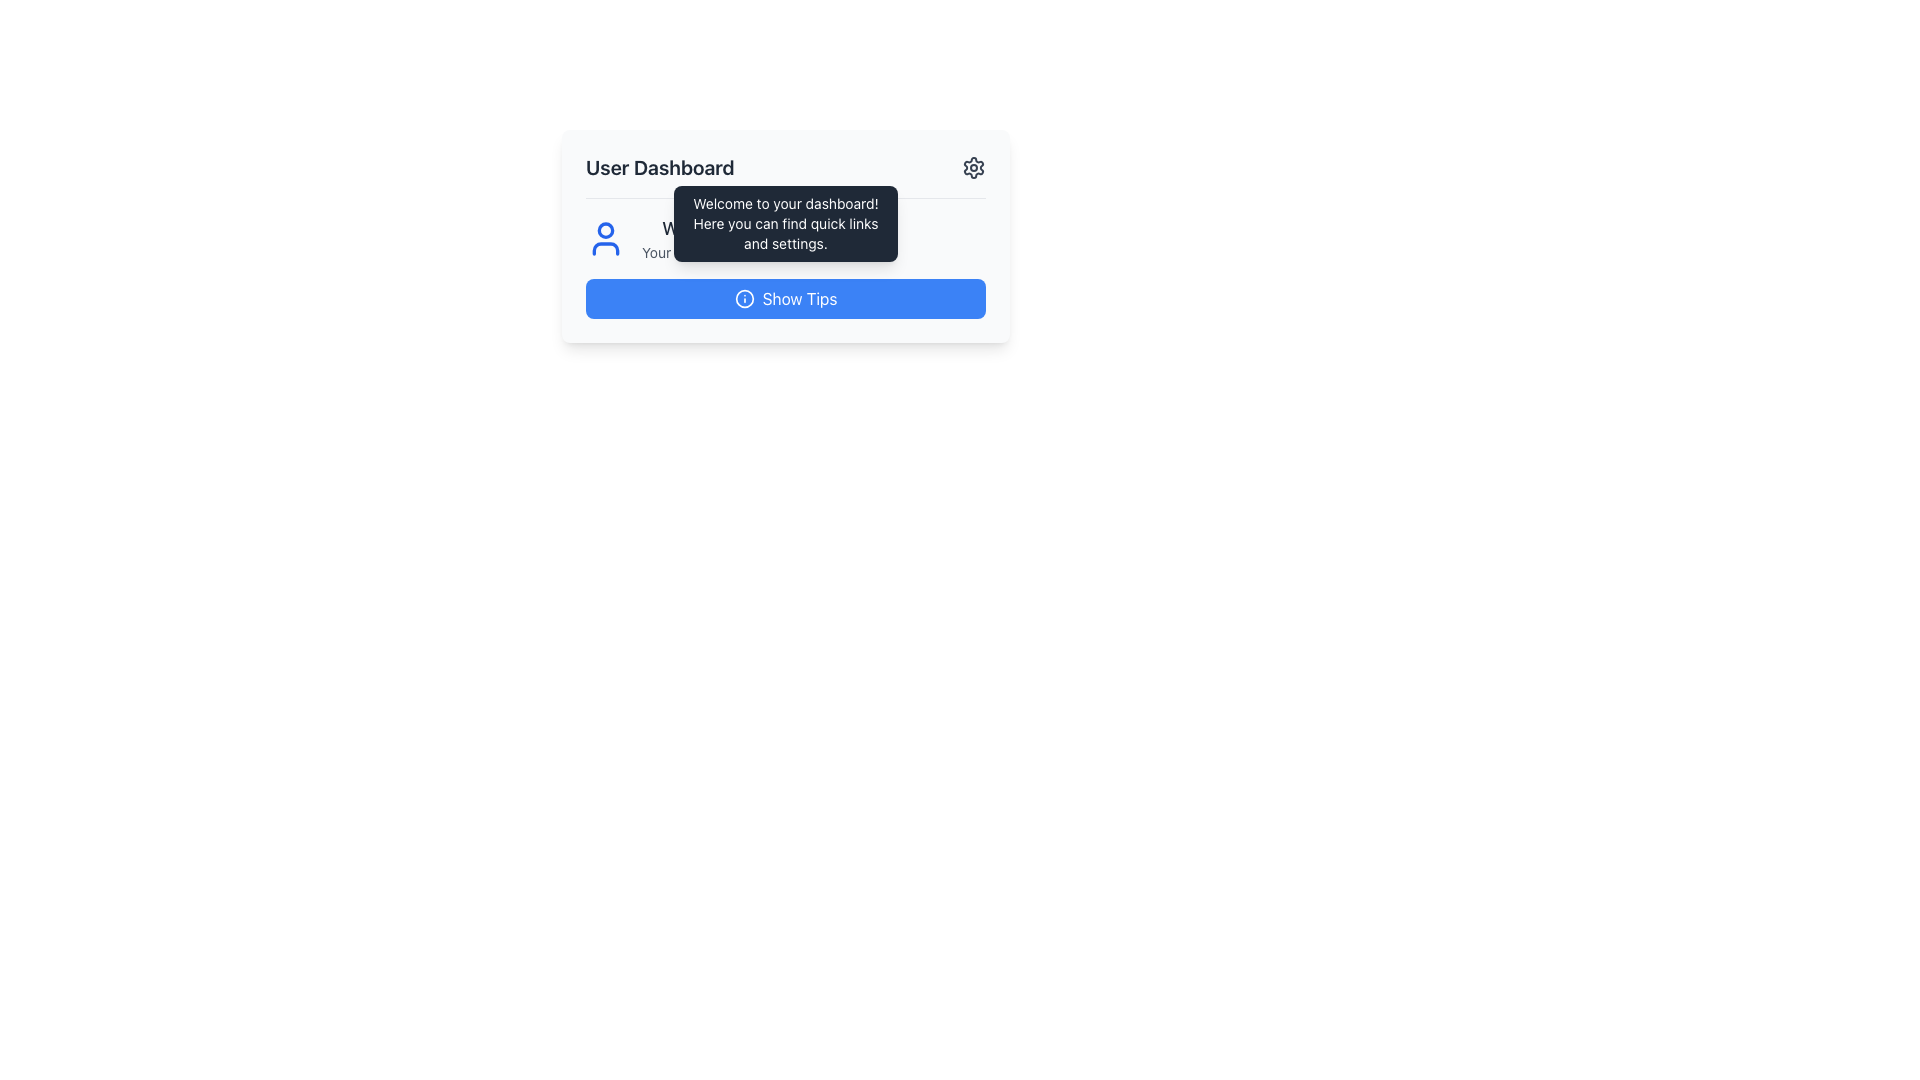 This screenshot has height=1080, width=1920. I want to click on the outer gear-shaped structure of the settings icon located in the top-right corner of the 'User Dashboard' card, so click(974, 167).